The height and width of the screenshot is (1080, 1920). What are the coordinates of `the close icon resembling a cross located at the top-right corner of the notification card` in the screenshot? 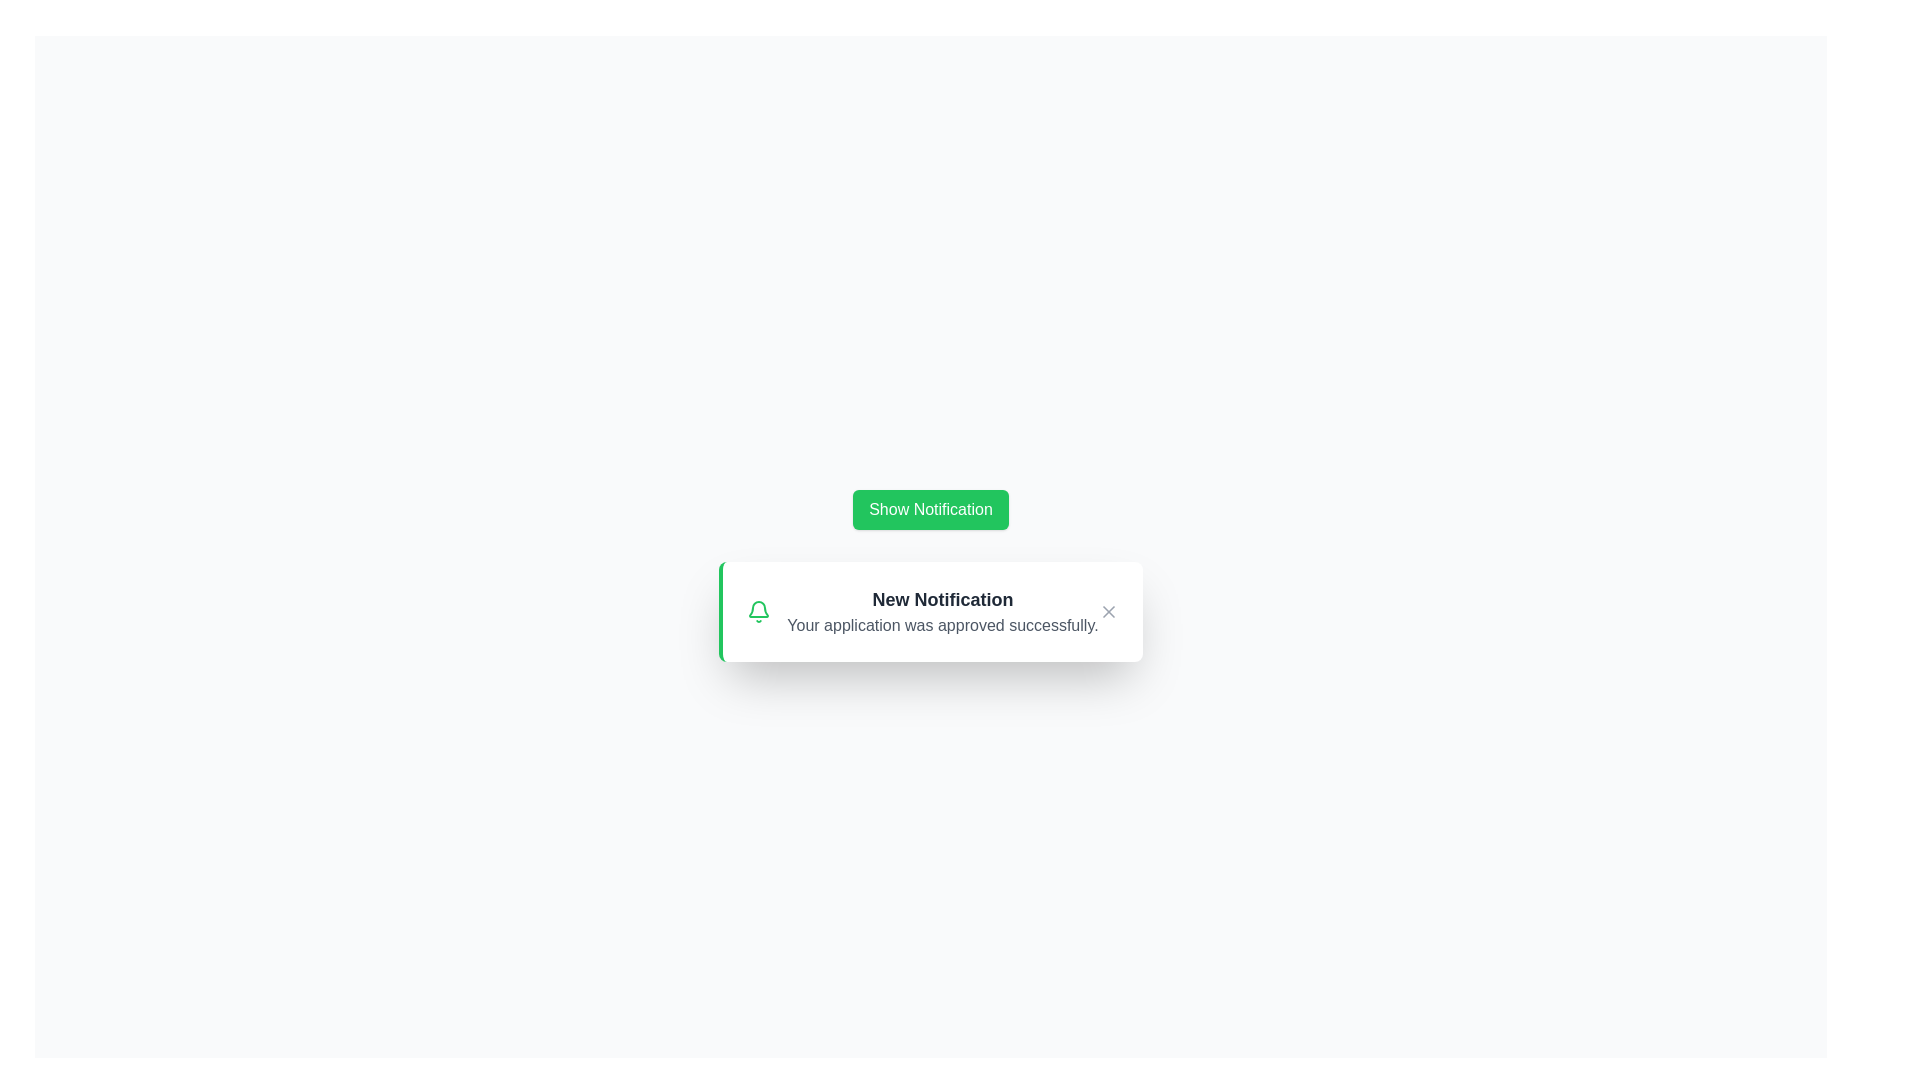 It's located at (1107, 611).